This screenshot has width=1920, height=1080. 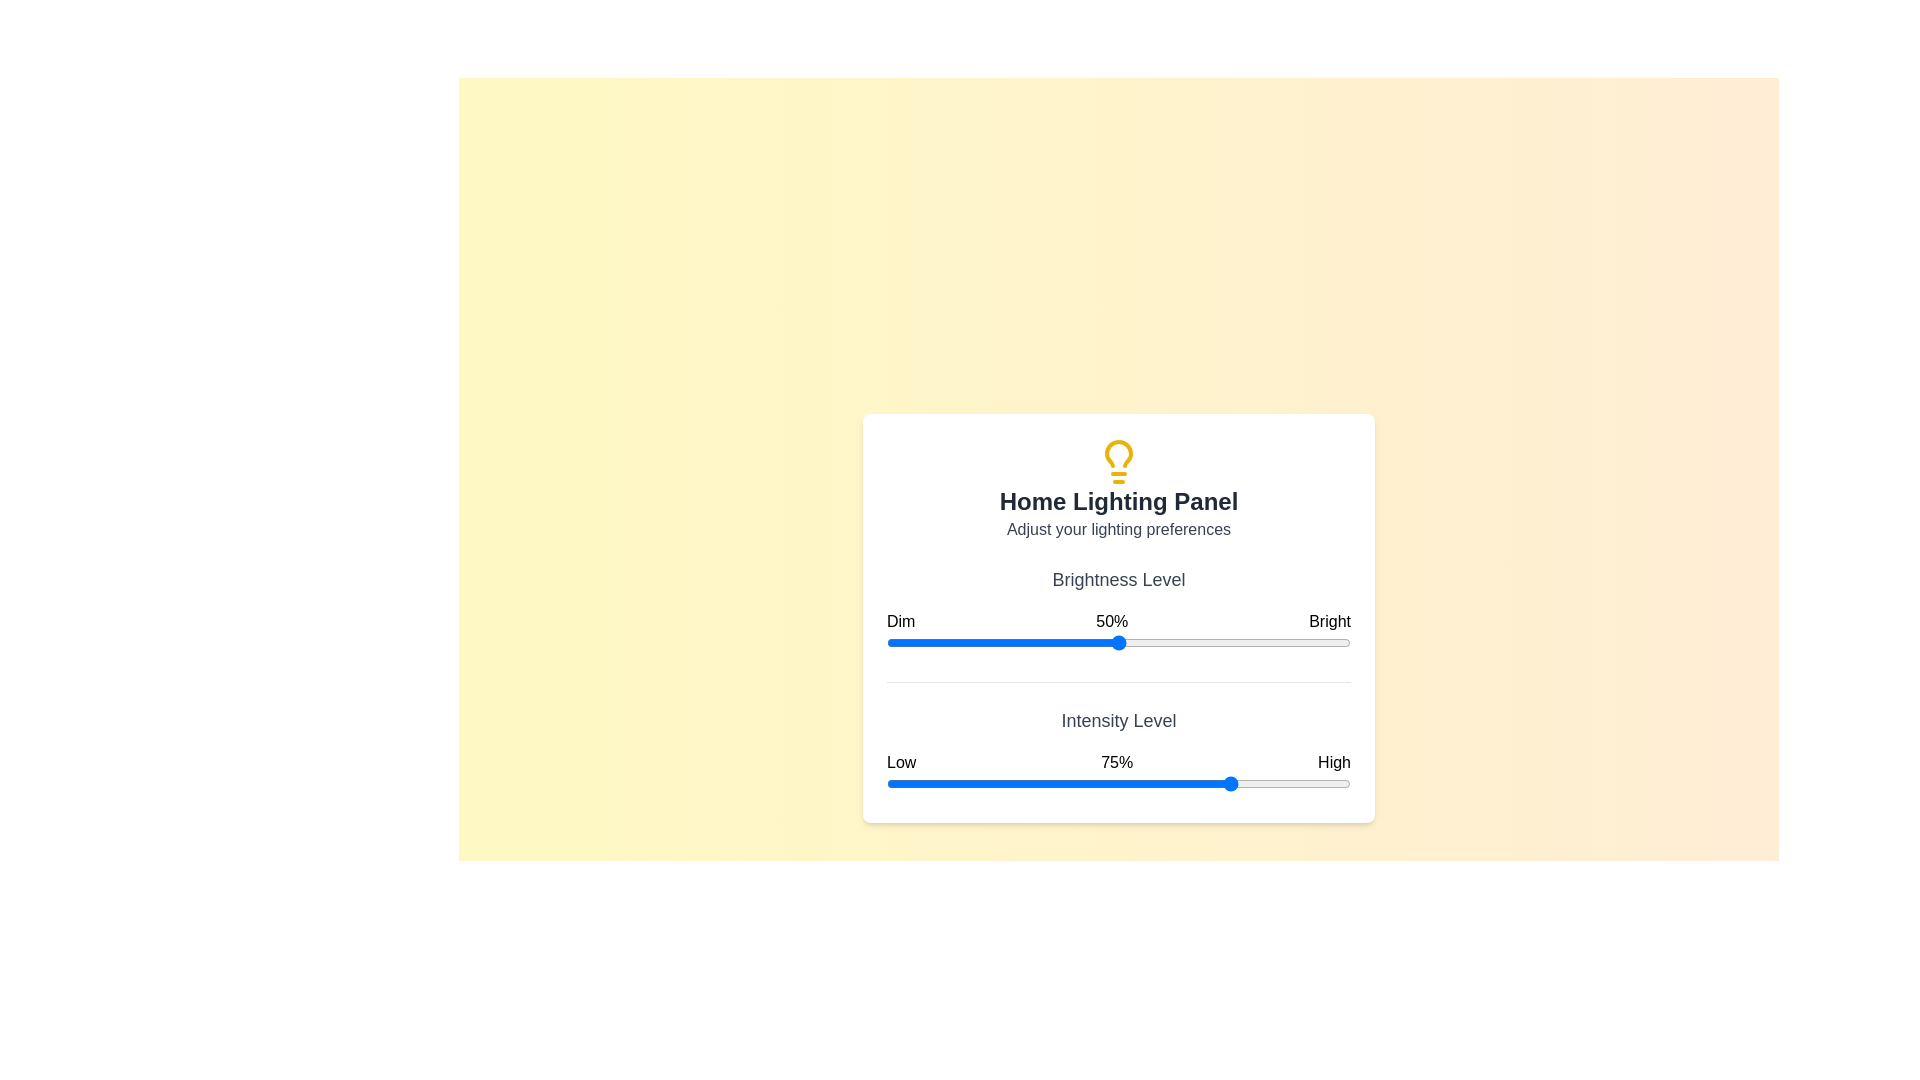 What do you see at coordinates (1179, 782) in the screenshot?
I see `the Intensity Level slider` at bounding box center [1179, 782].